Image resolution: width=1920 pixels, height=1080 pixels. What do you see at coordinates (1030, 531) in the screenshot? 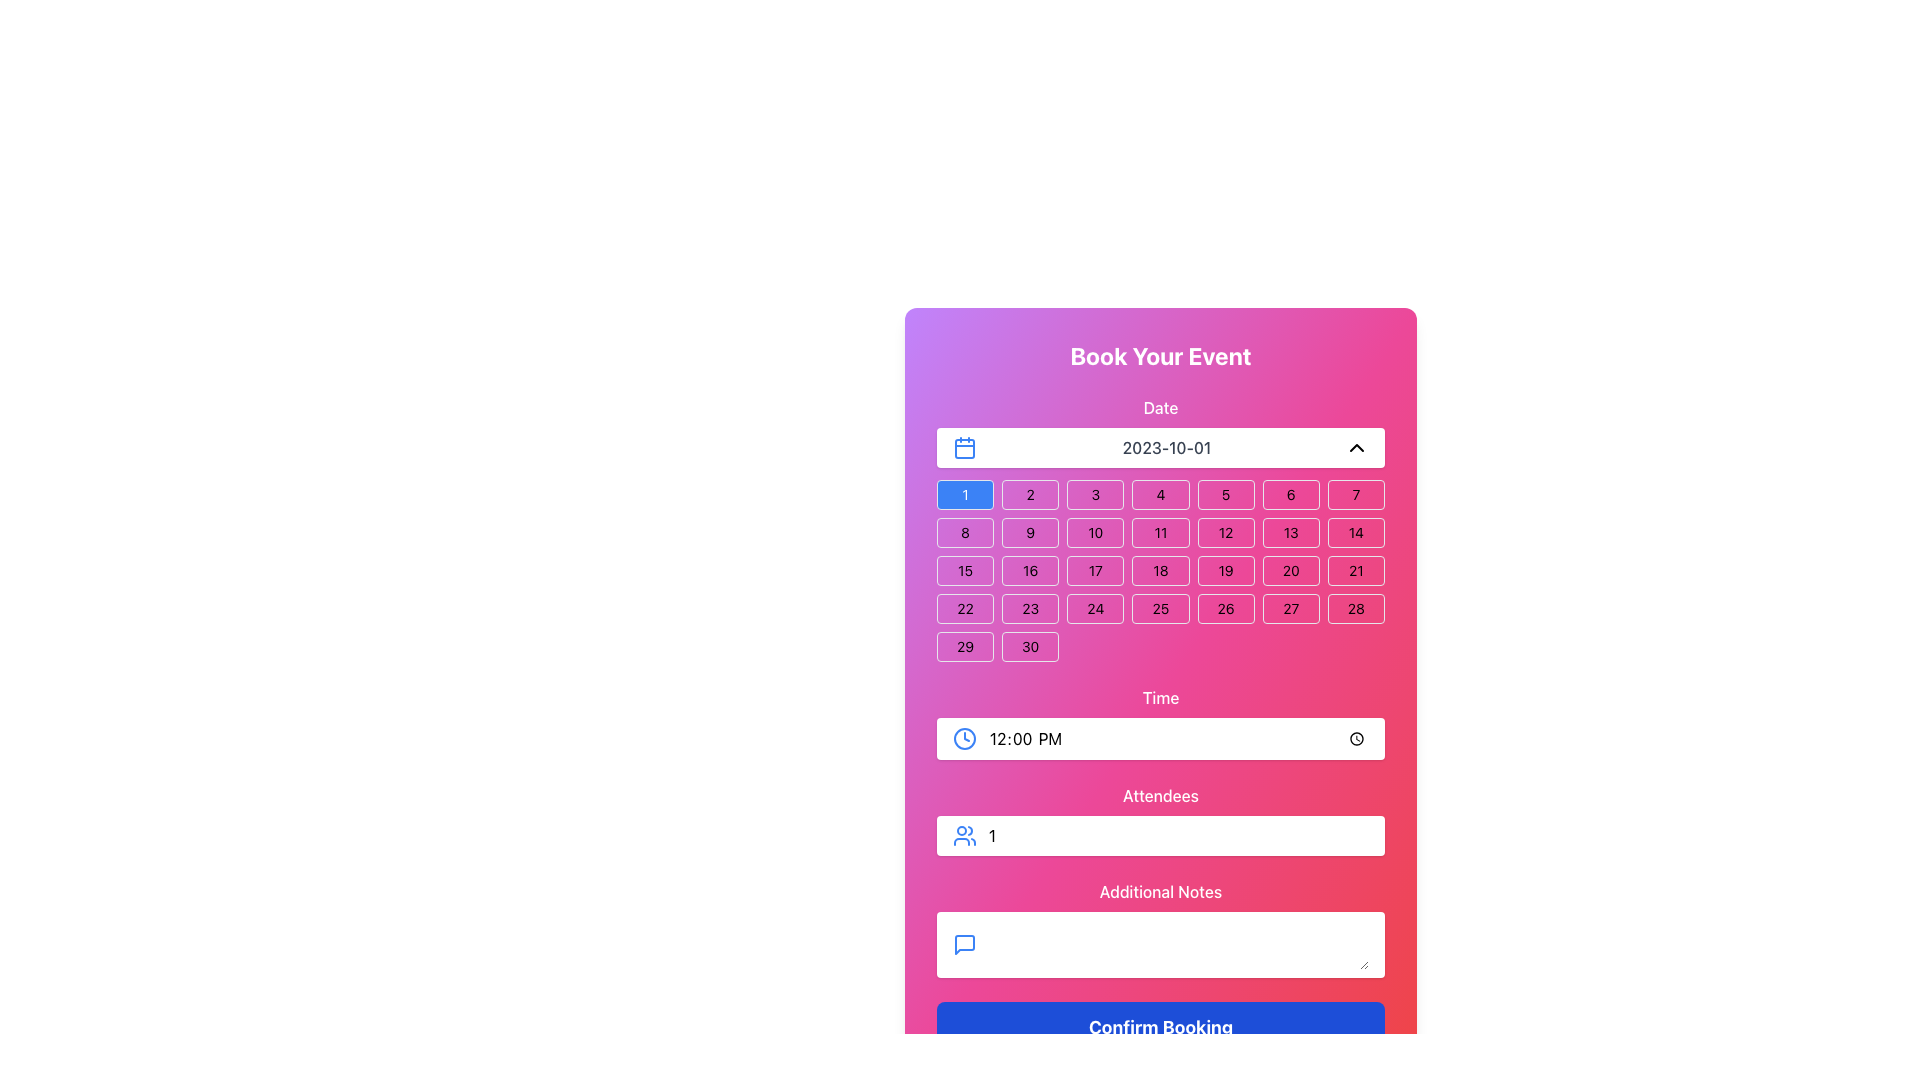
I see `the small rectangular button displaying the number '9' in the calendar grid layout of the 'Book Your Event' interface` at bounding box center [1030, 531].